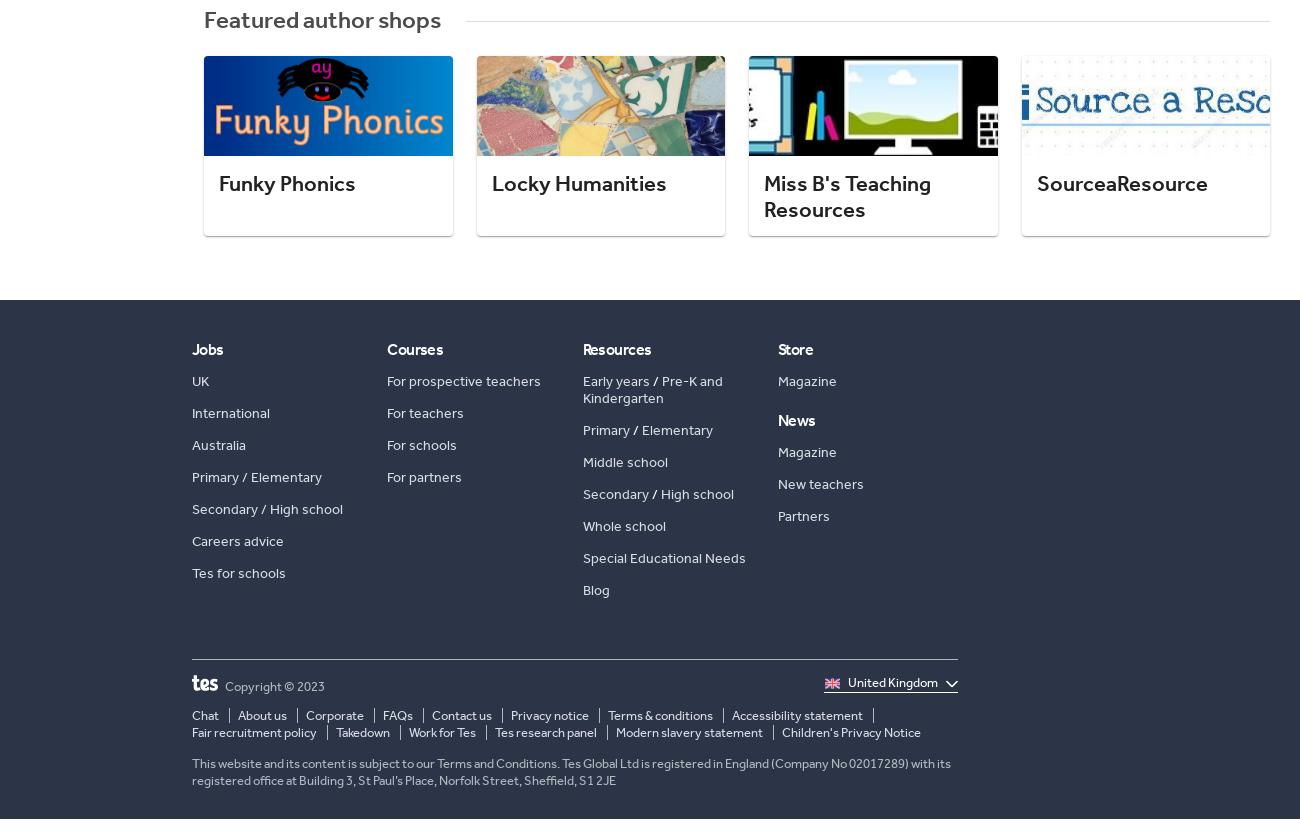 The width and height of the screenshot is (1300, 835). What do you see at coordinates (675, 428) in the screenshot?
I see `'Elementary'` at bounding box center [675, 428].